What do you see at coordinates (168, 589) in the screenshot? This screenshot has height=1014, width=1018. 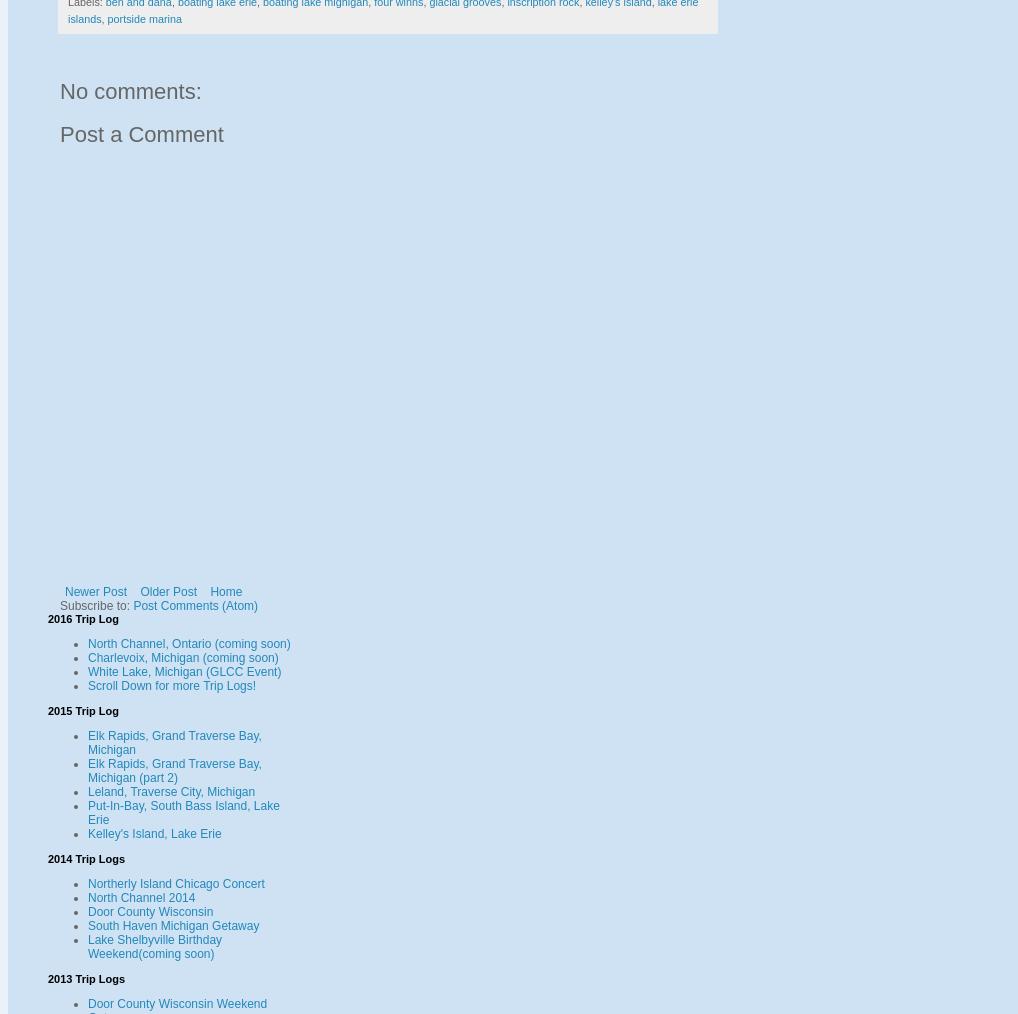 I see `'Older Post'` at bounding box center [168, 589].